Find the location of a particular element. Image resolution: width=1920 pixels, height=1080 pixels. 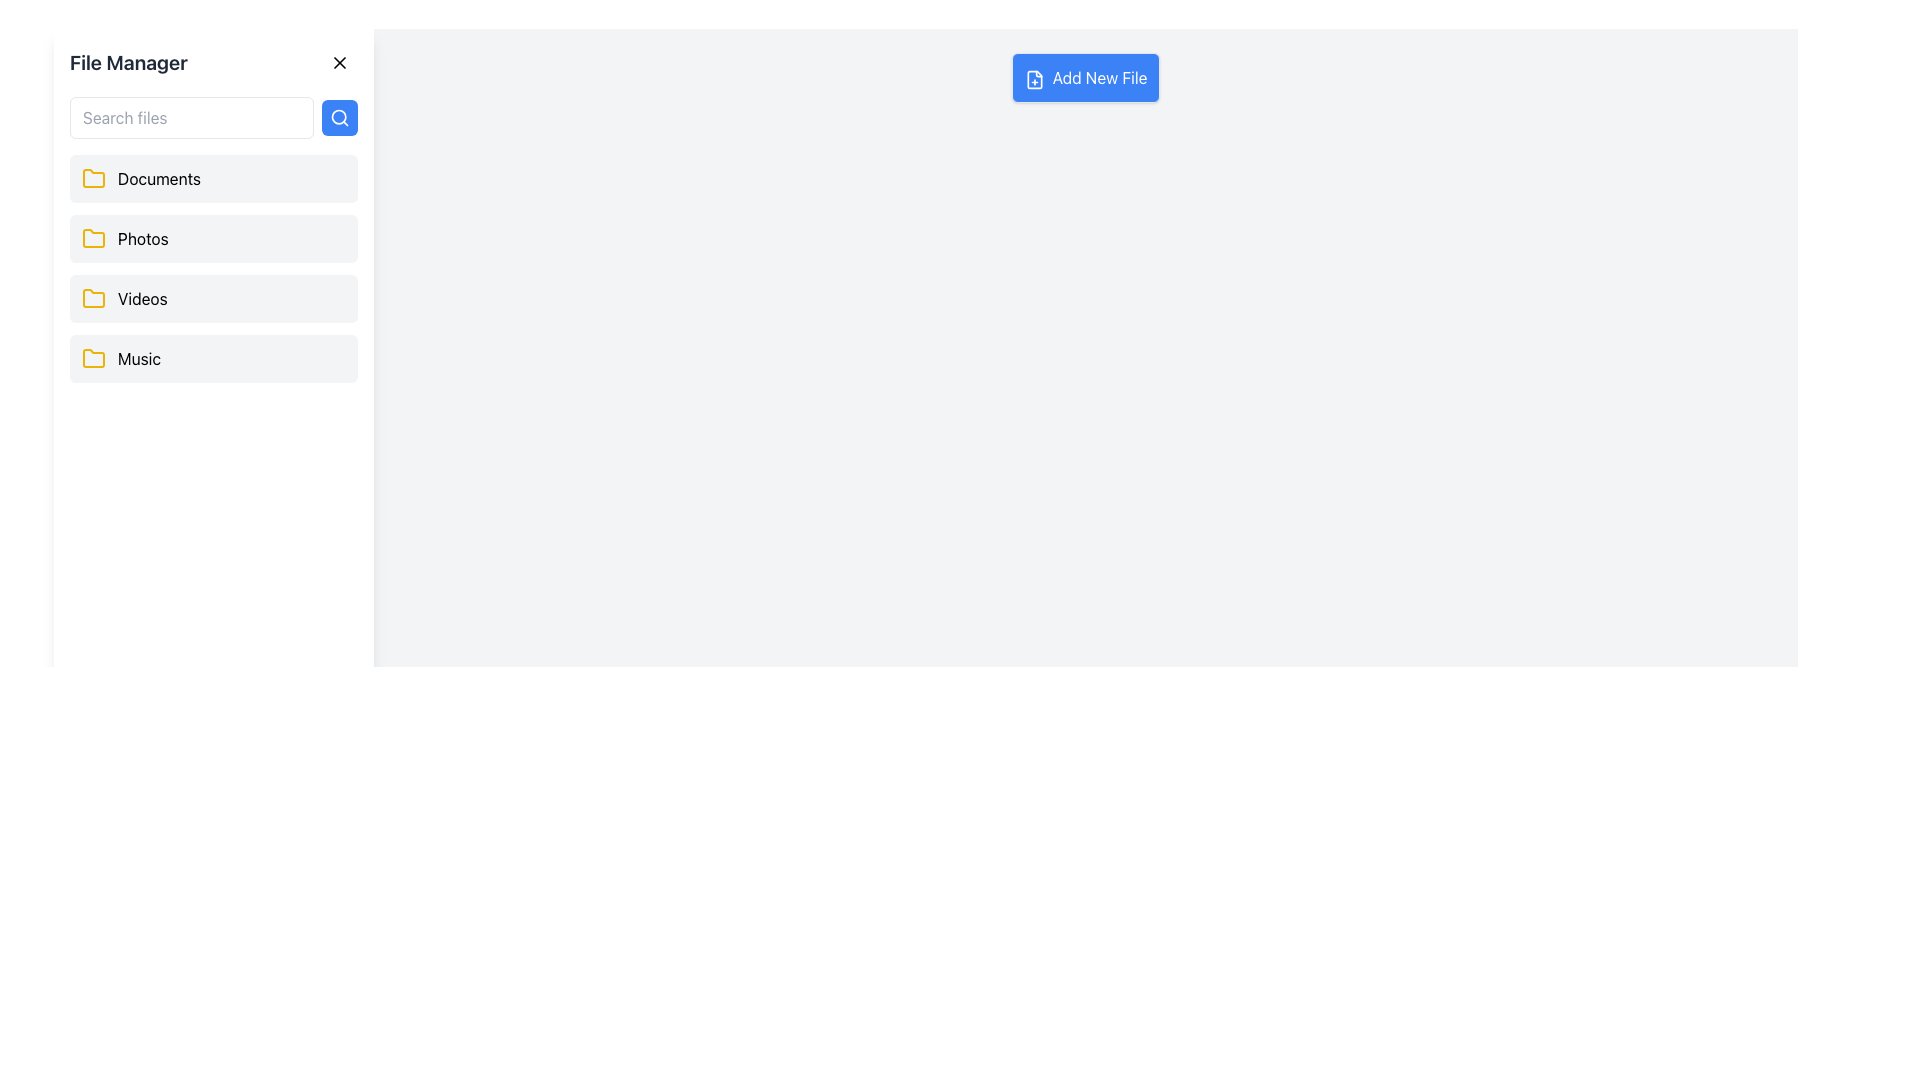

the 'Documents' text label which is the second item in the vertical list of options in the left sidebar of the file manager interface is located at coordinates (158, 177).